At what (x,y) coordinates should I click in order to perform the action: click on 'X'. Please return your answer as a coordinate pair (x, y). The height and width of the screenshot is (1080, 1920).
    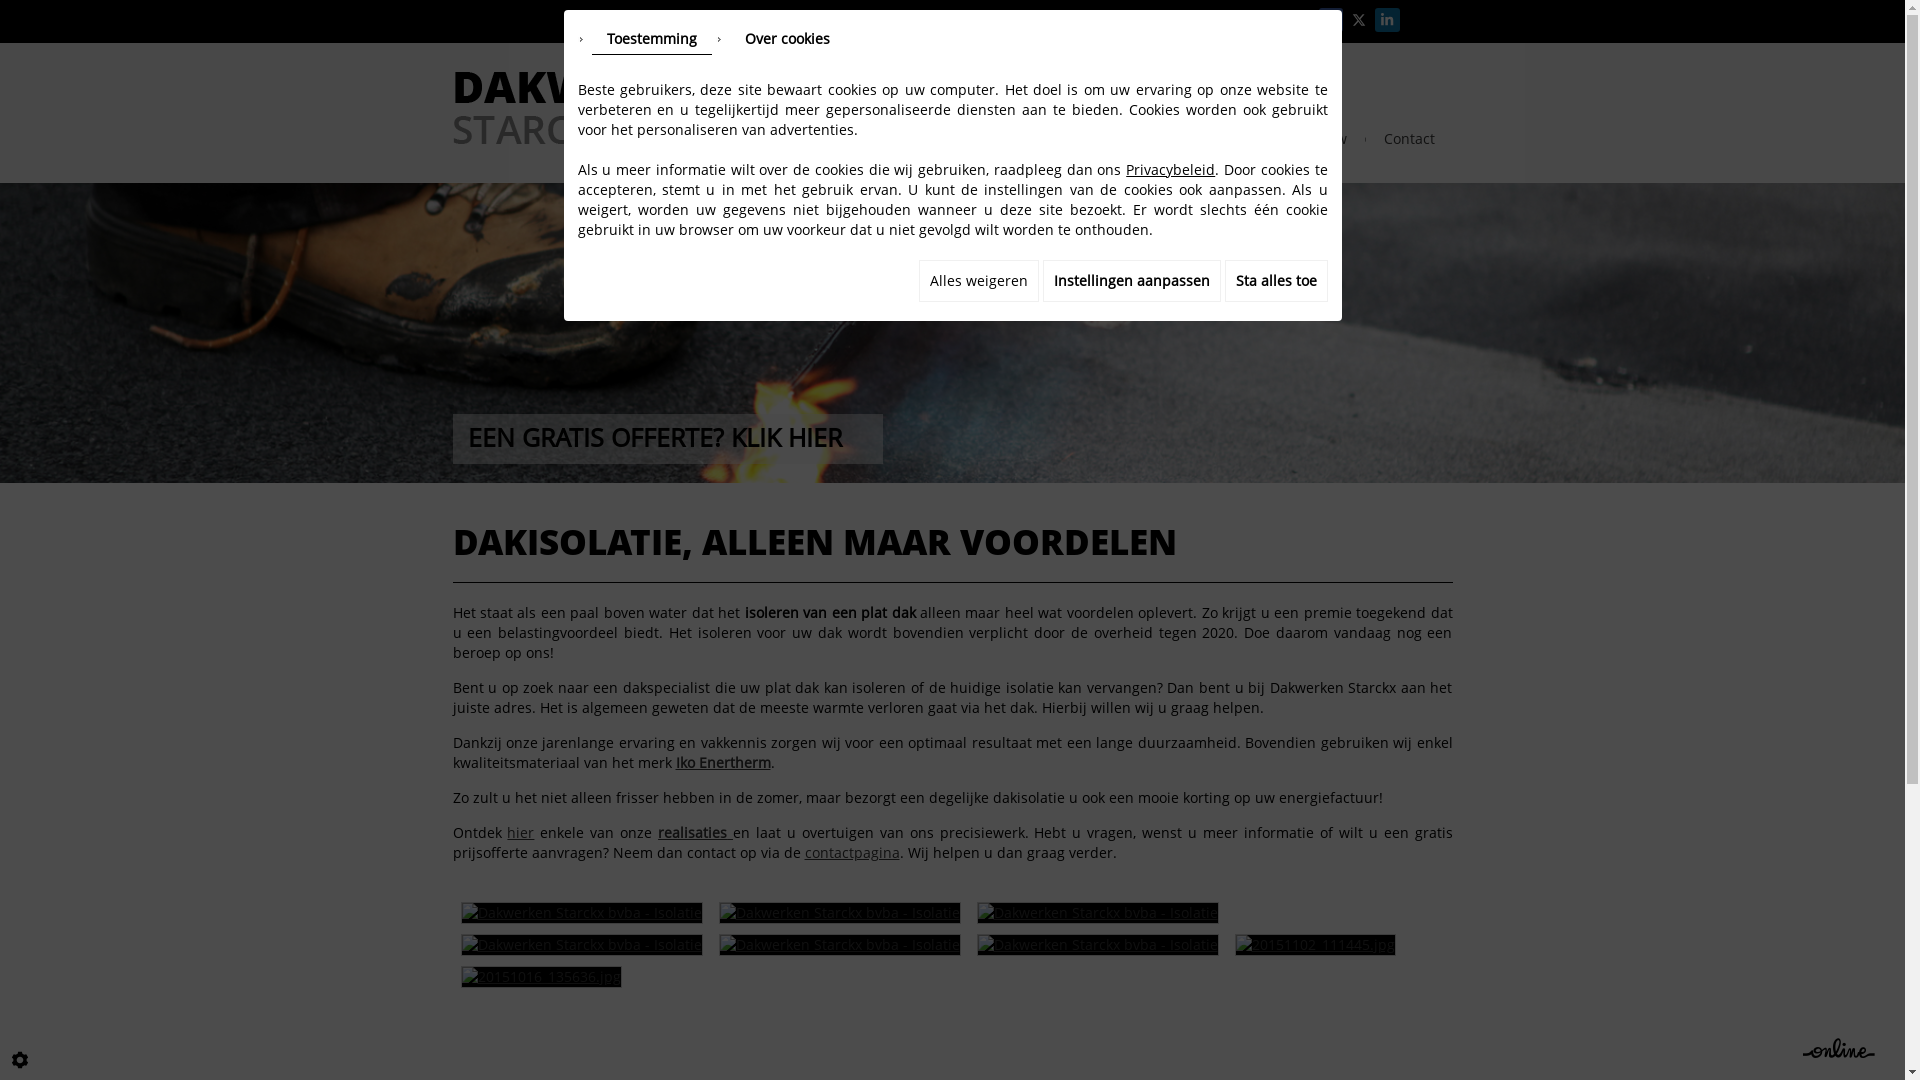
    Looking at the image, I should click on (1358, 19).